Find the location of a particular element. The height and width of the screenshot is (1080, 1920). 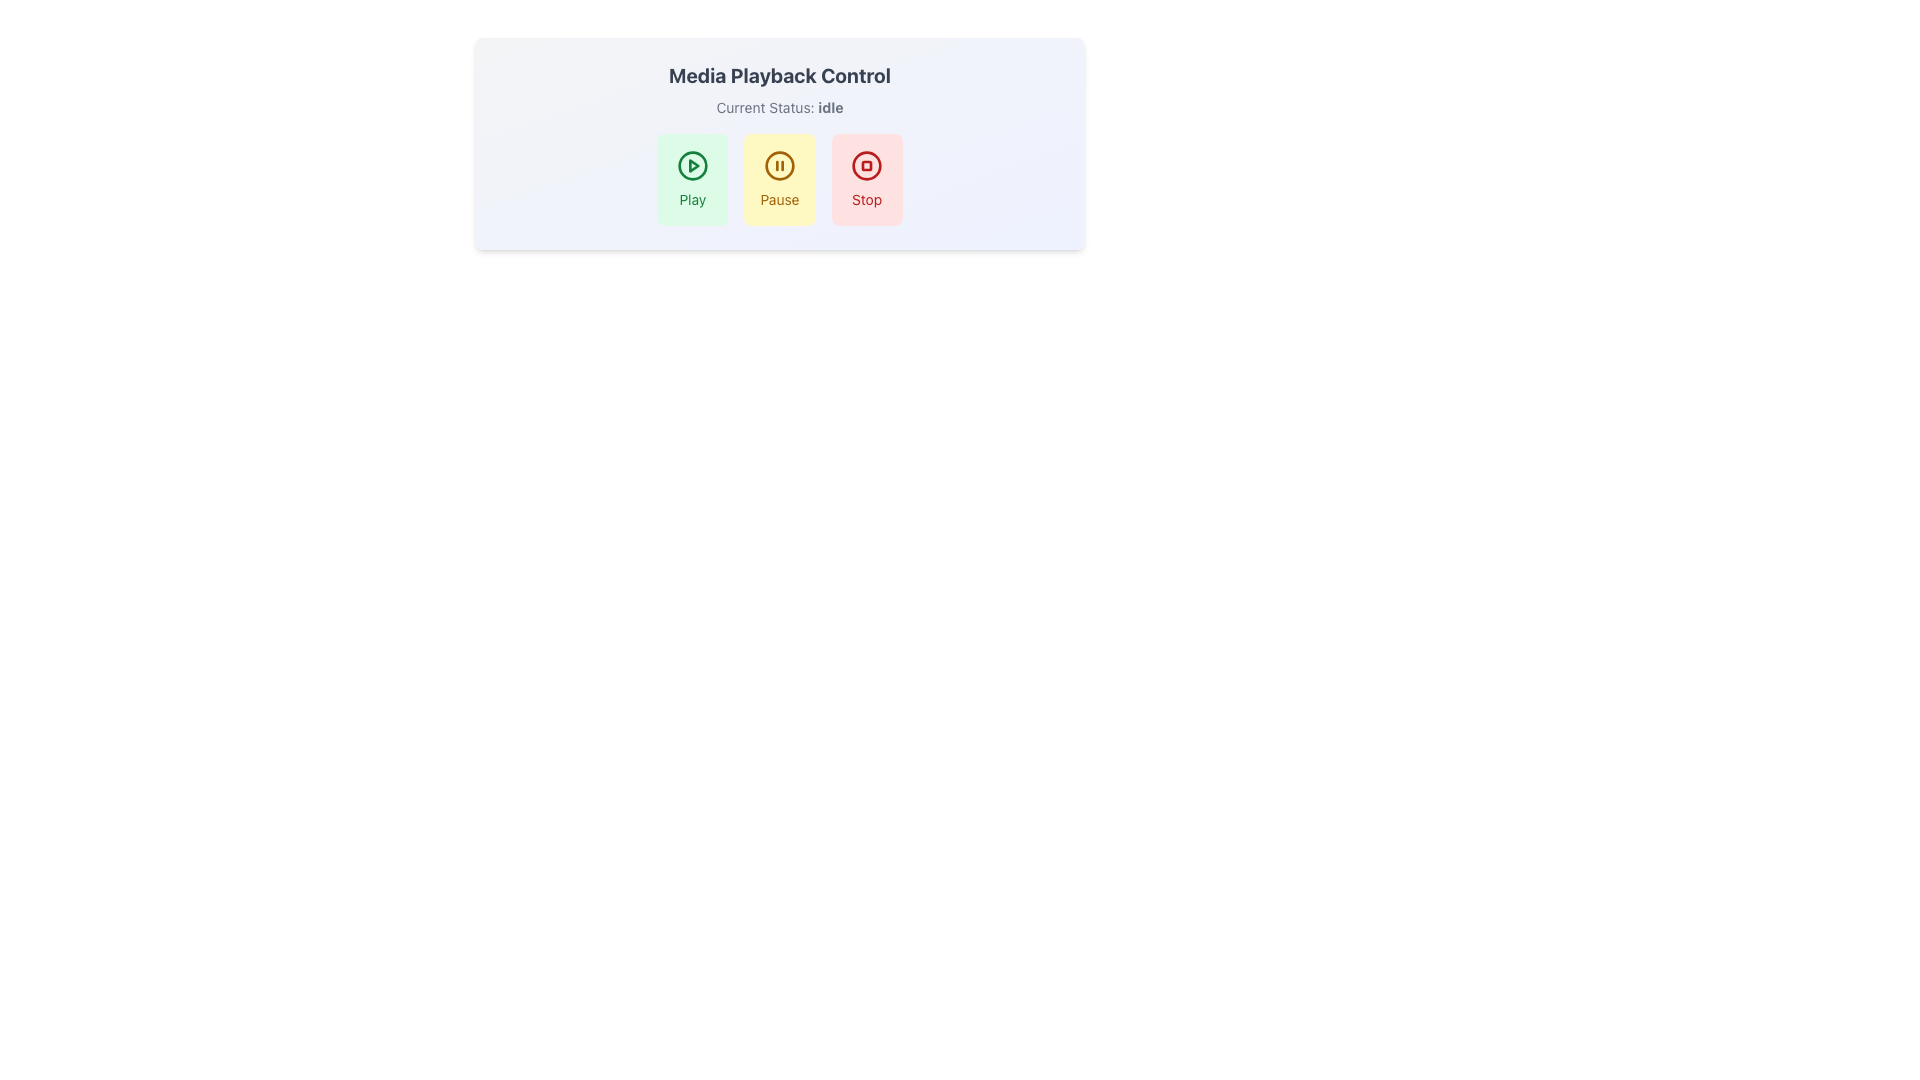

the text label displaying the word 'Play' in a green-colored font, which is styled in a smaller font size and located within a green button to the left of the 'Pause' and 'Stop' buttons is located at coordinates (692, 200).